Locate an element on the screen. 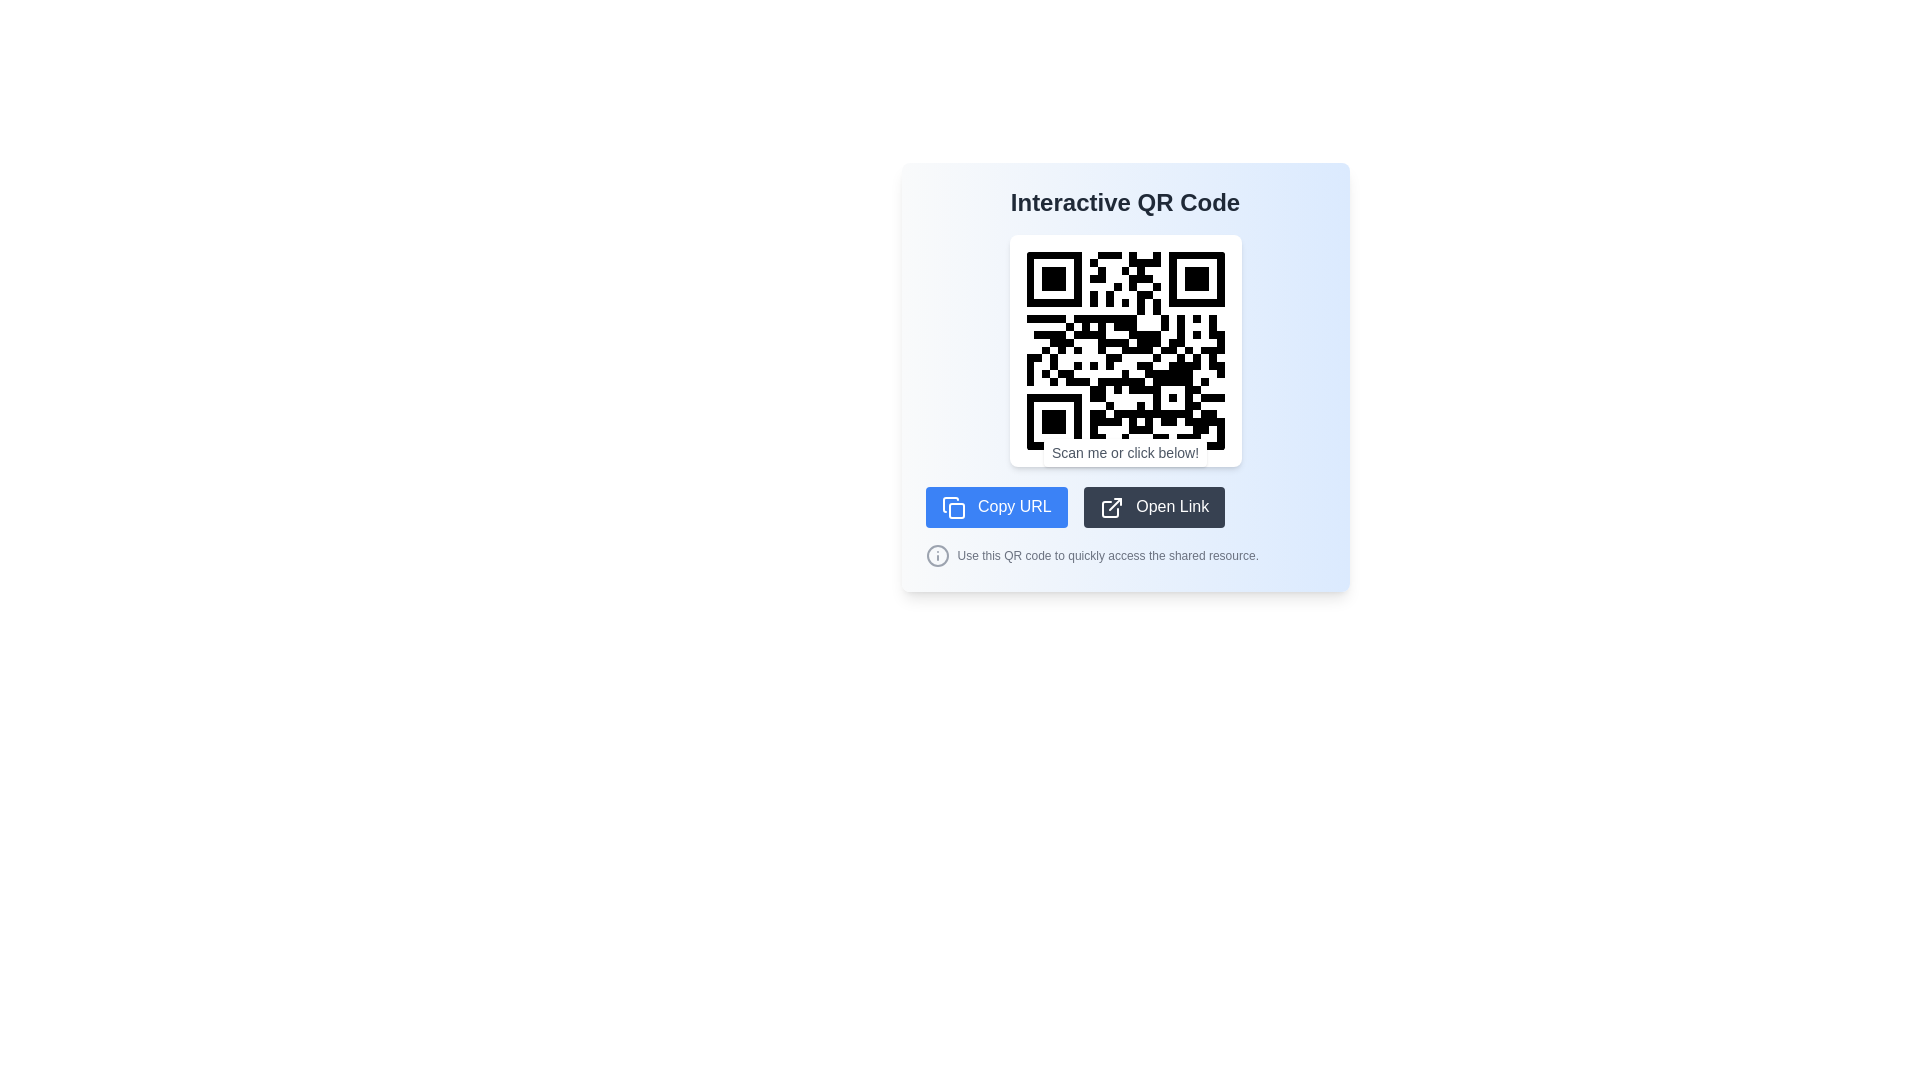  the rectangular button with rounded corners, blue background, and white text reading 'Copy URL' to copy the URL is located at coordinates (996, 506).